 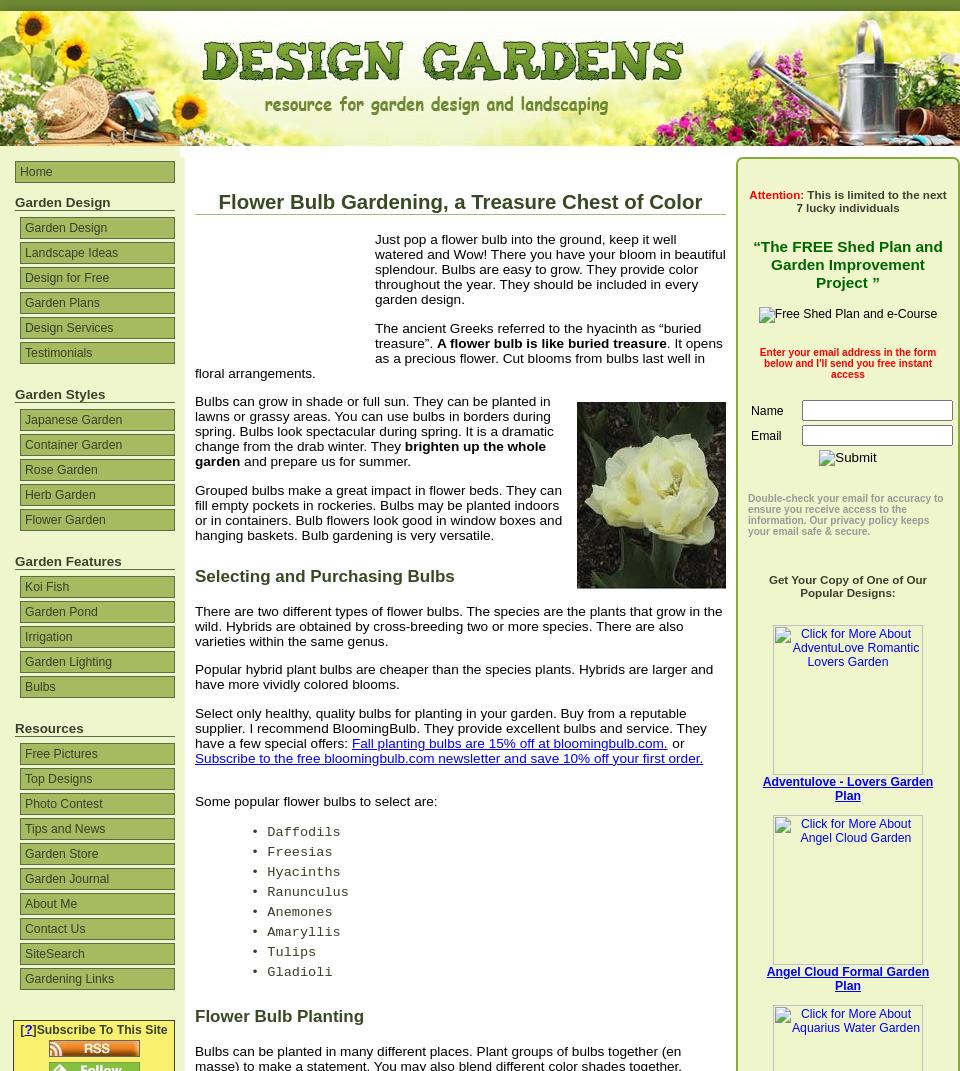 What do you see at coordinates (71, 252) in the screenshot?
I see `'Landscape Ideas'` at bounding box center [71, 252].